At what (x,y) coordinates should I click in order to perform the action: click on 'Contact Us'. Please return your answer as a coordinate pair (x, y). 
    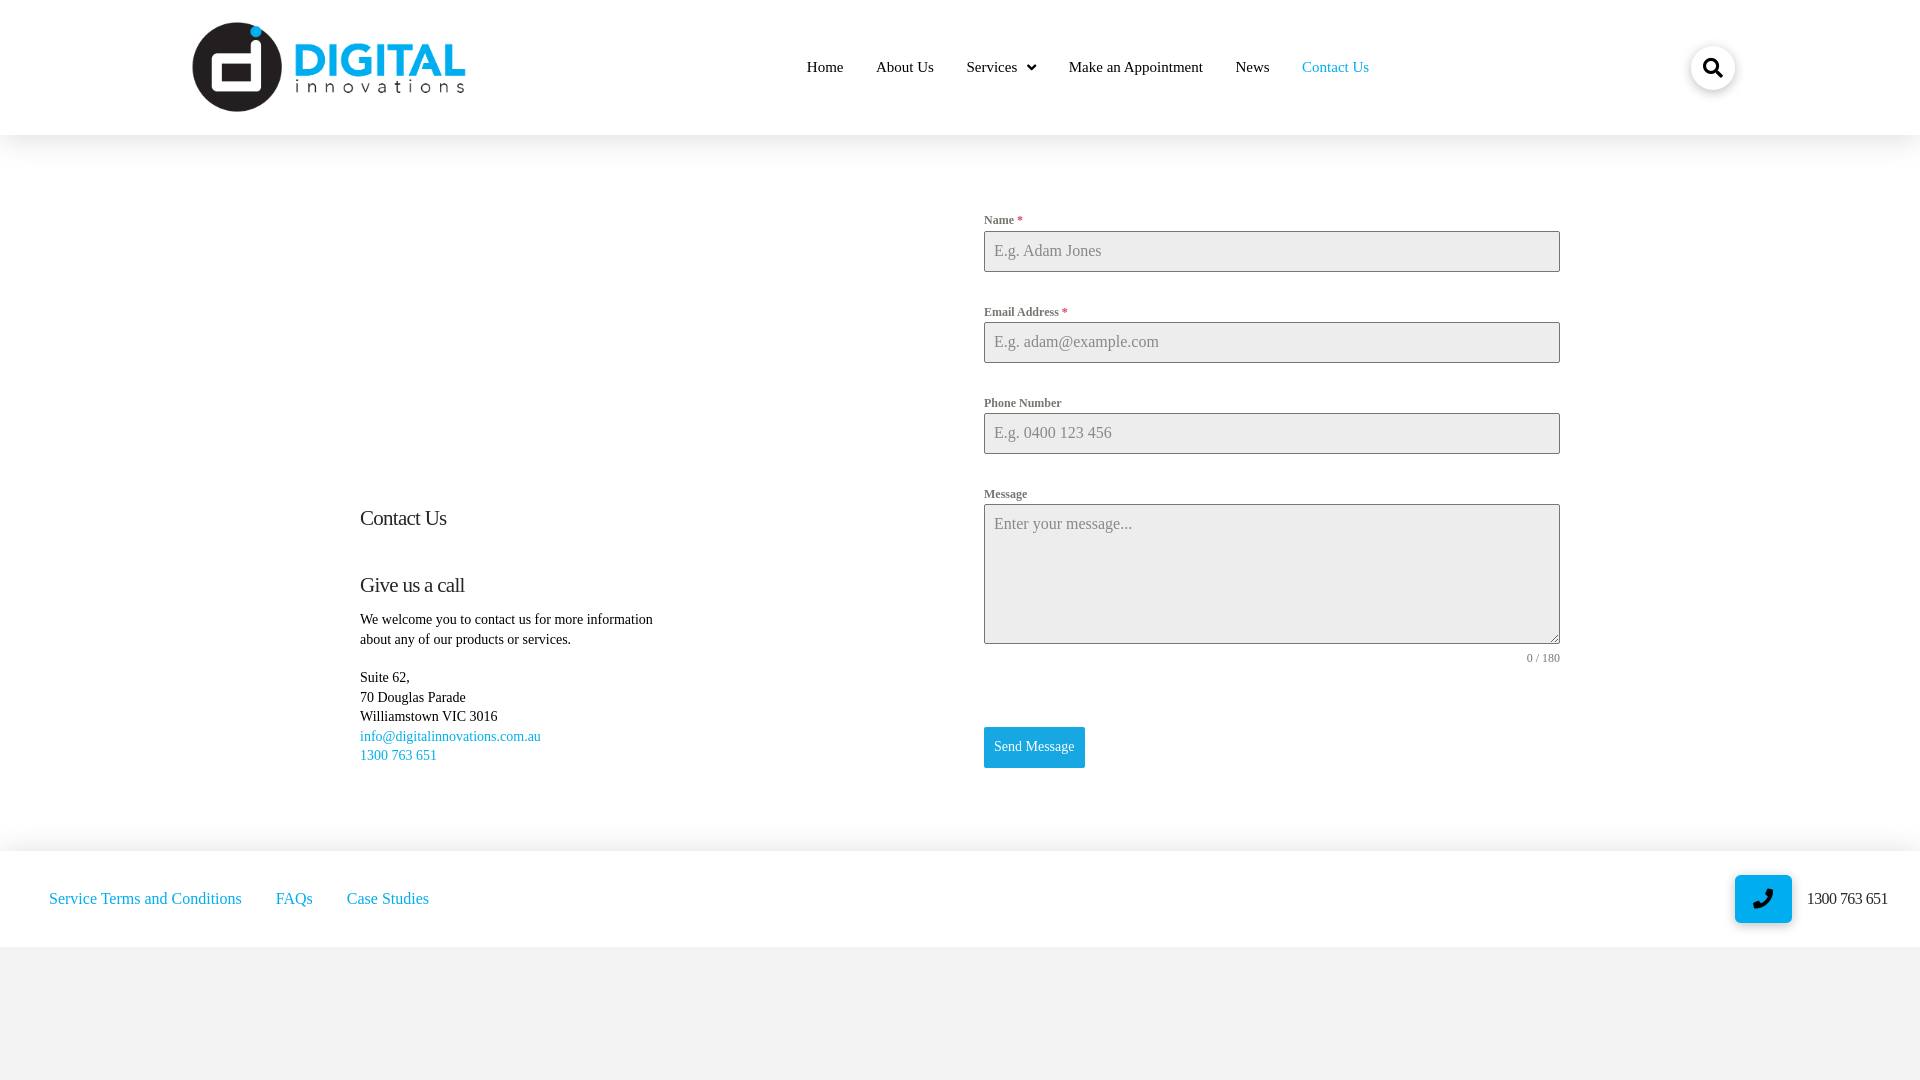
    Looking at the image, I should click on (1335, 67).